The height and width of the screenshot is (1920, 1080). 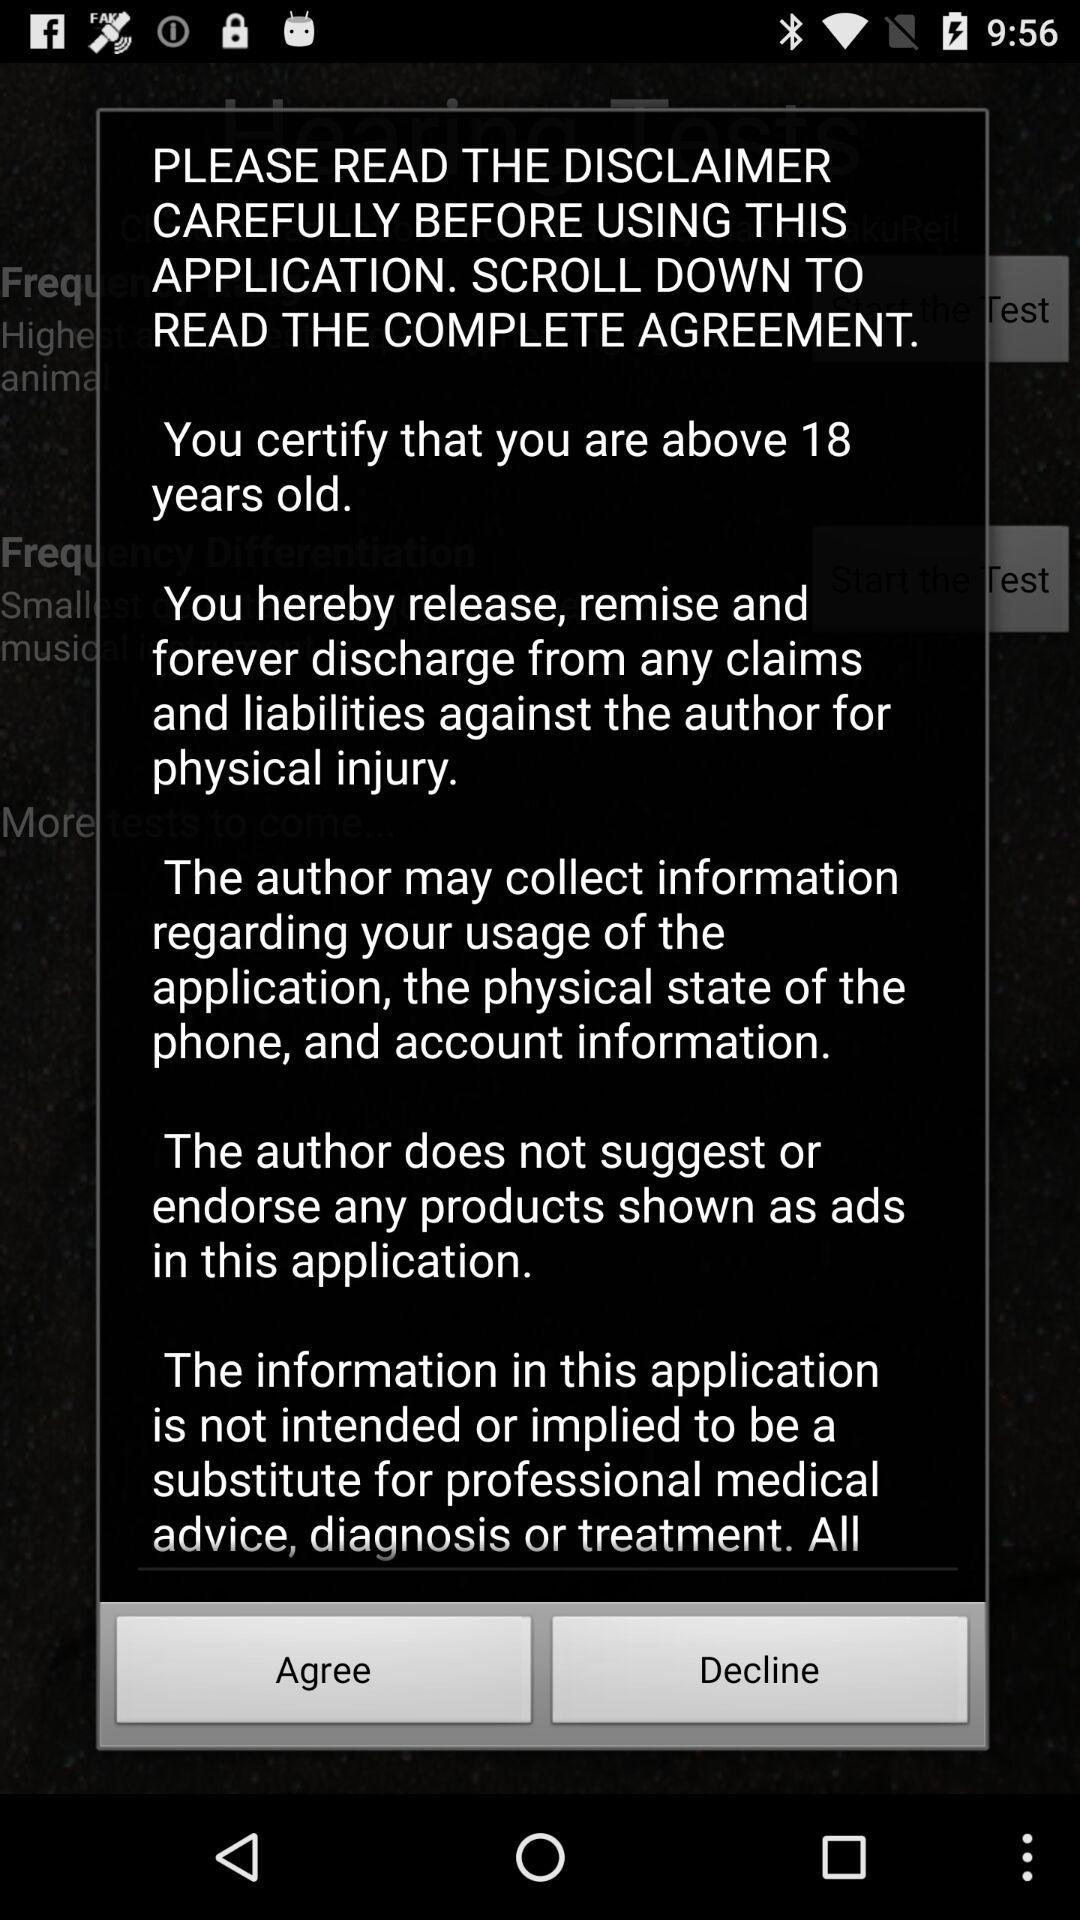 I want to click on button at the bottom right corner, so click(x=760, y=1675).